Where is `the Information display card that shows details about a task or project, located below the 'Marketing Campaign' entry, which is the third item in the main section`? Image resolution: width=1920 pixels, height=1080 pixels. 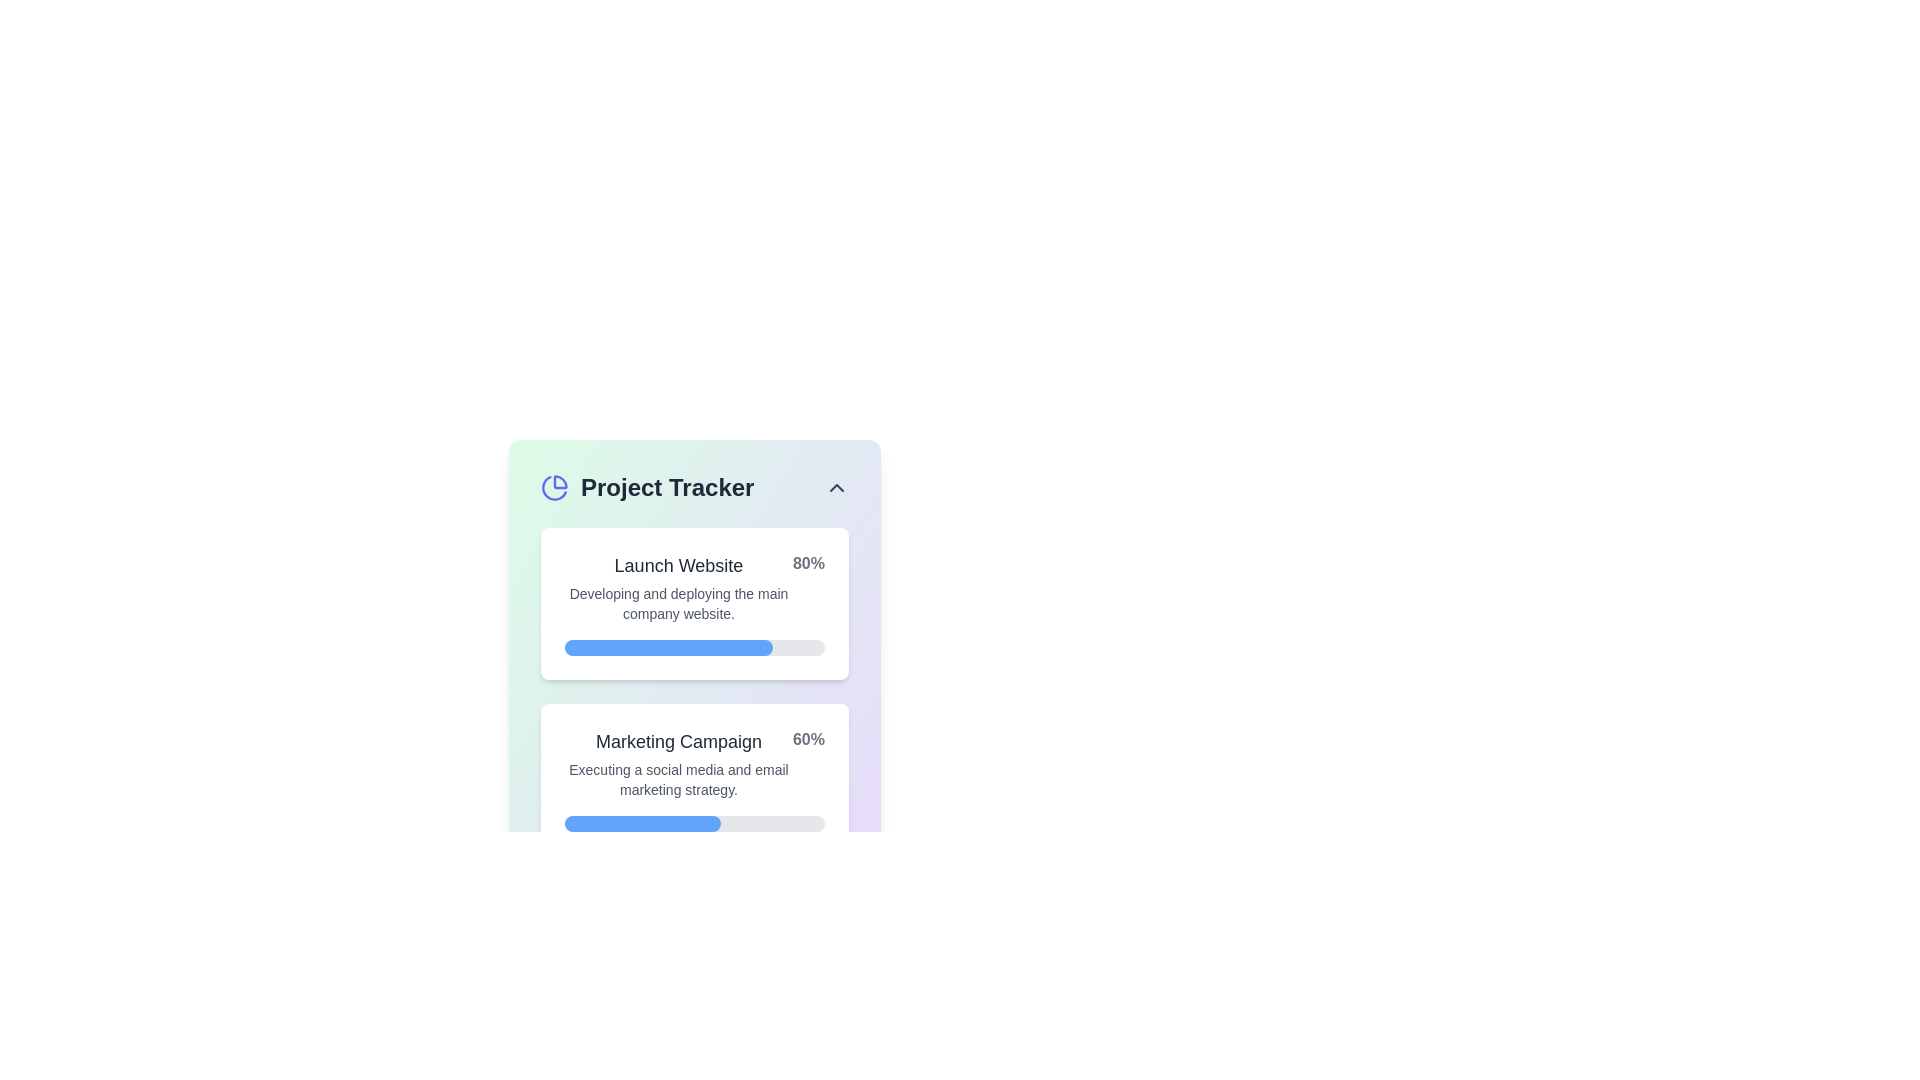
the Information display card that shows details about a task or project, located below the 'Marketing Campaign' entry, which is the third item in the main section is located at coordinates (695, 940).